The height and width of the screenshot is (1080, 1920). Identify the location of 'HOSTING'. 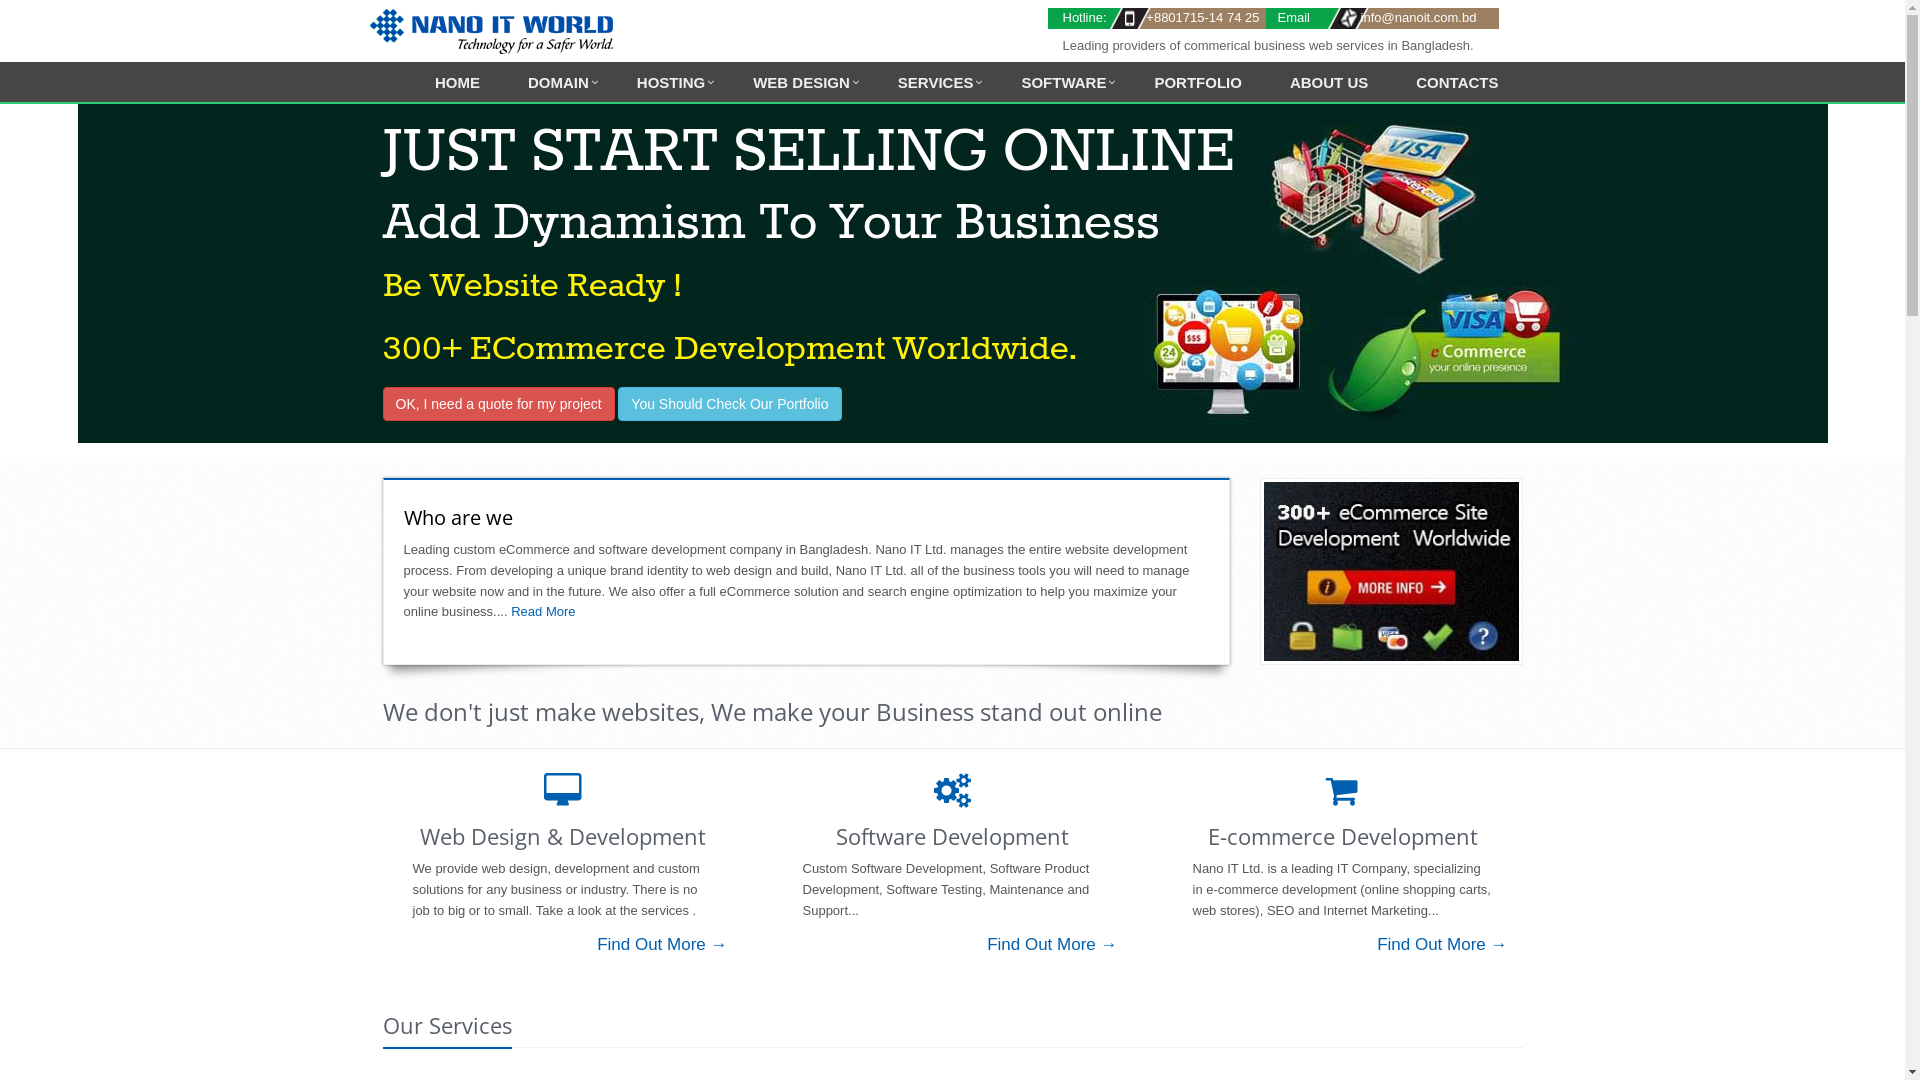
(612, 83).